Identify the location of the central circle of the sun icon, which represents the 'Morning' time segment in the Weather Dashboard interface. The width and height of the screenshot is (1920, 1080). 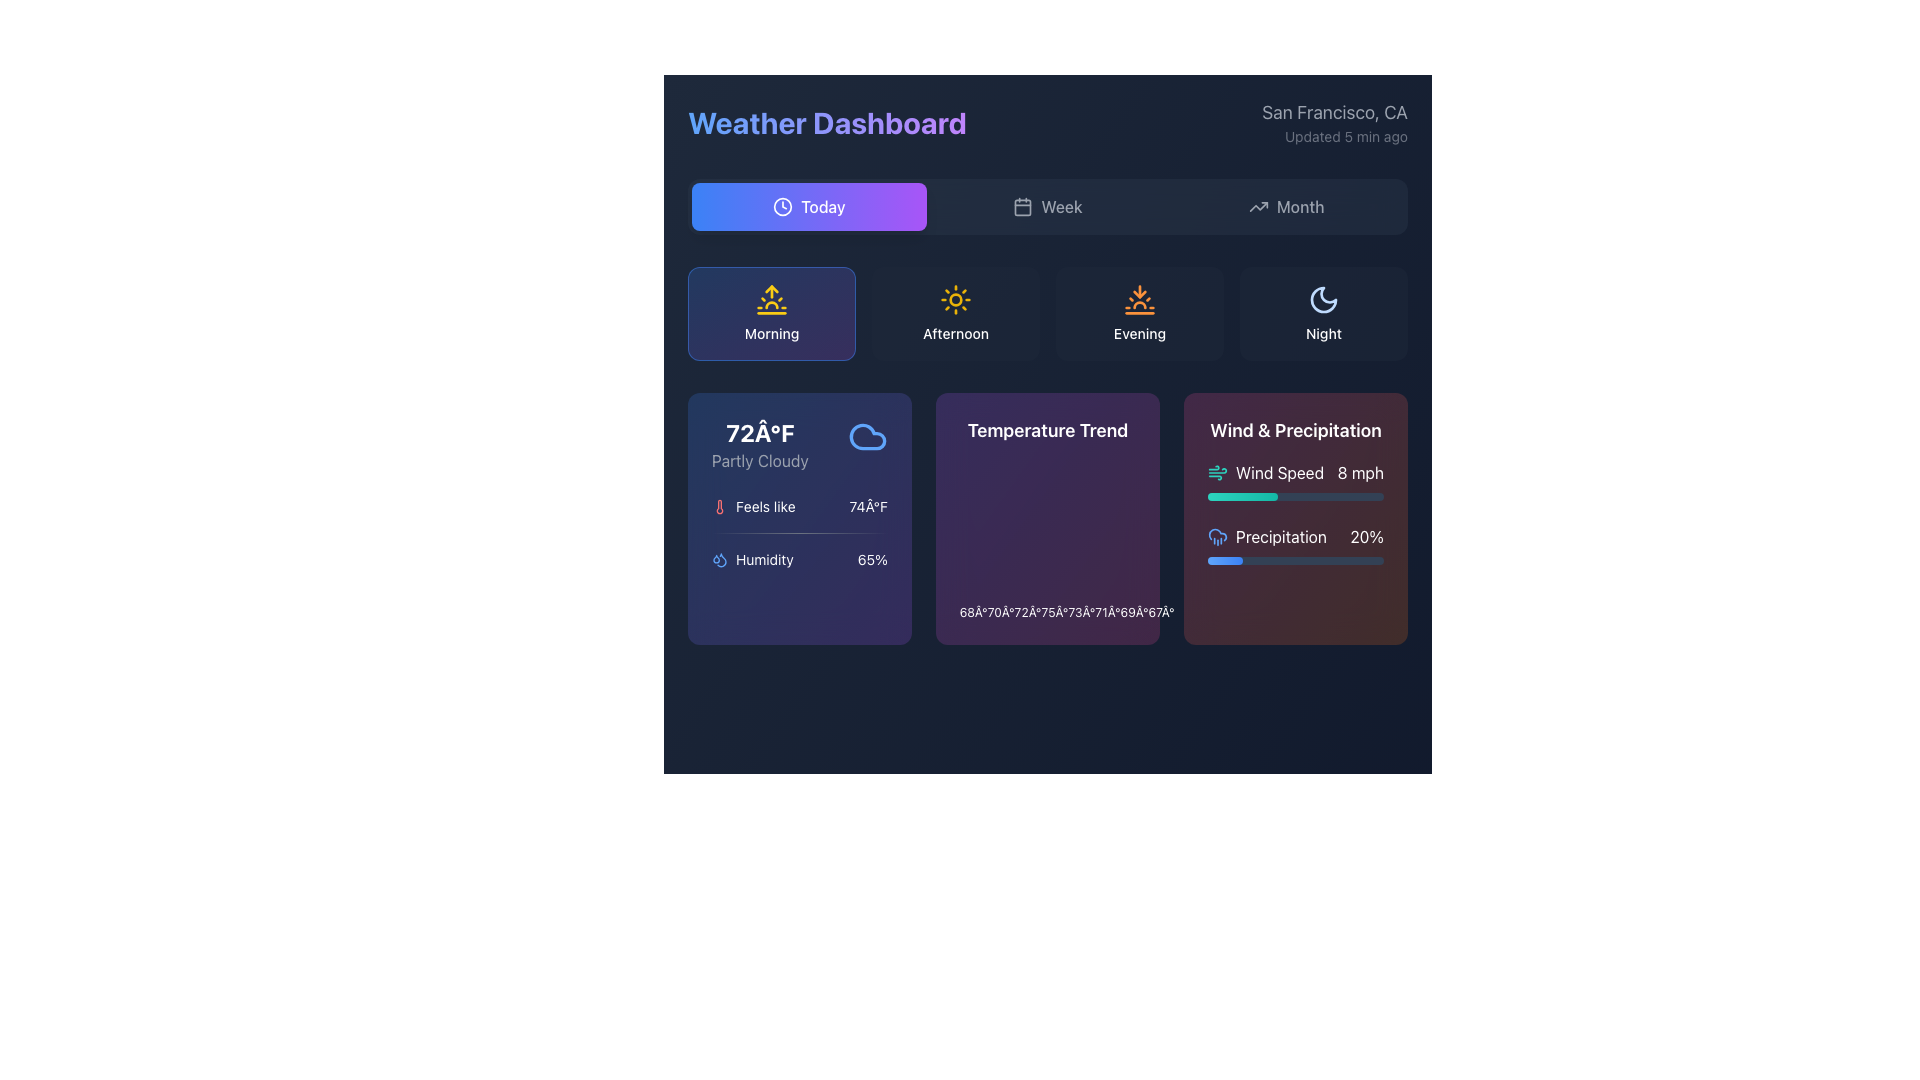
(954, 300).